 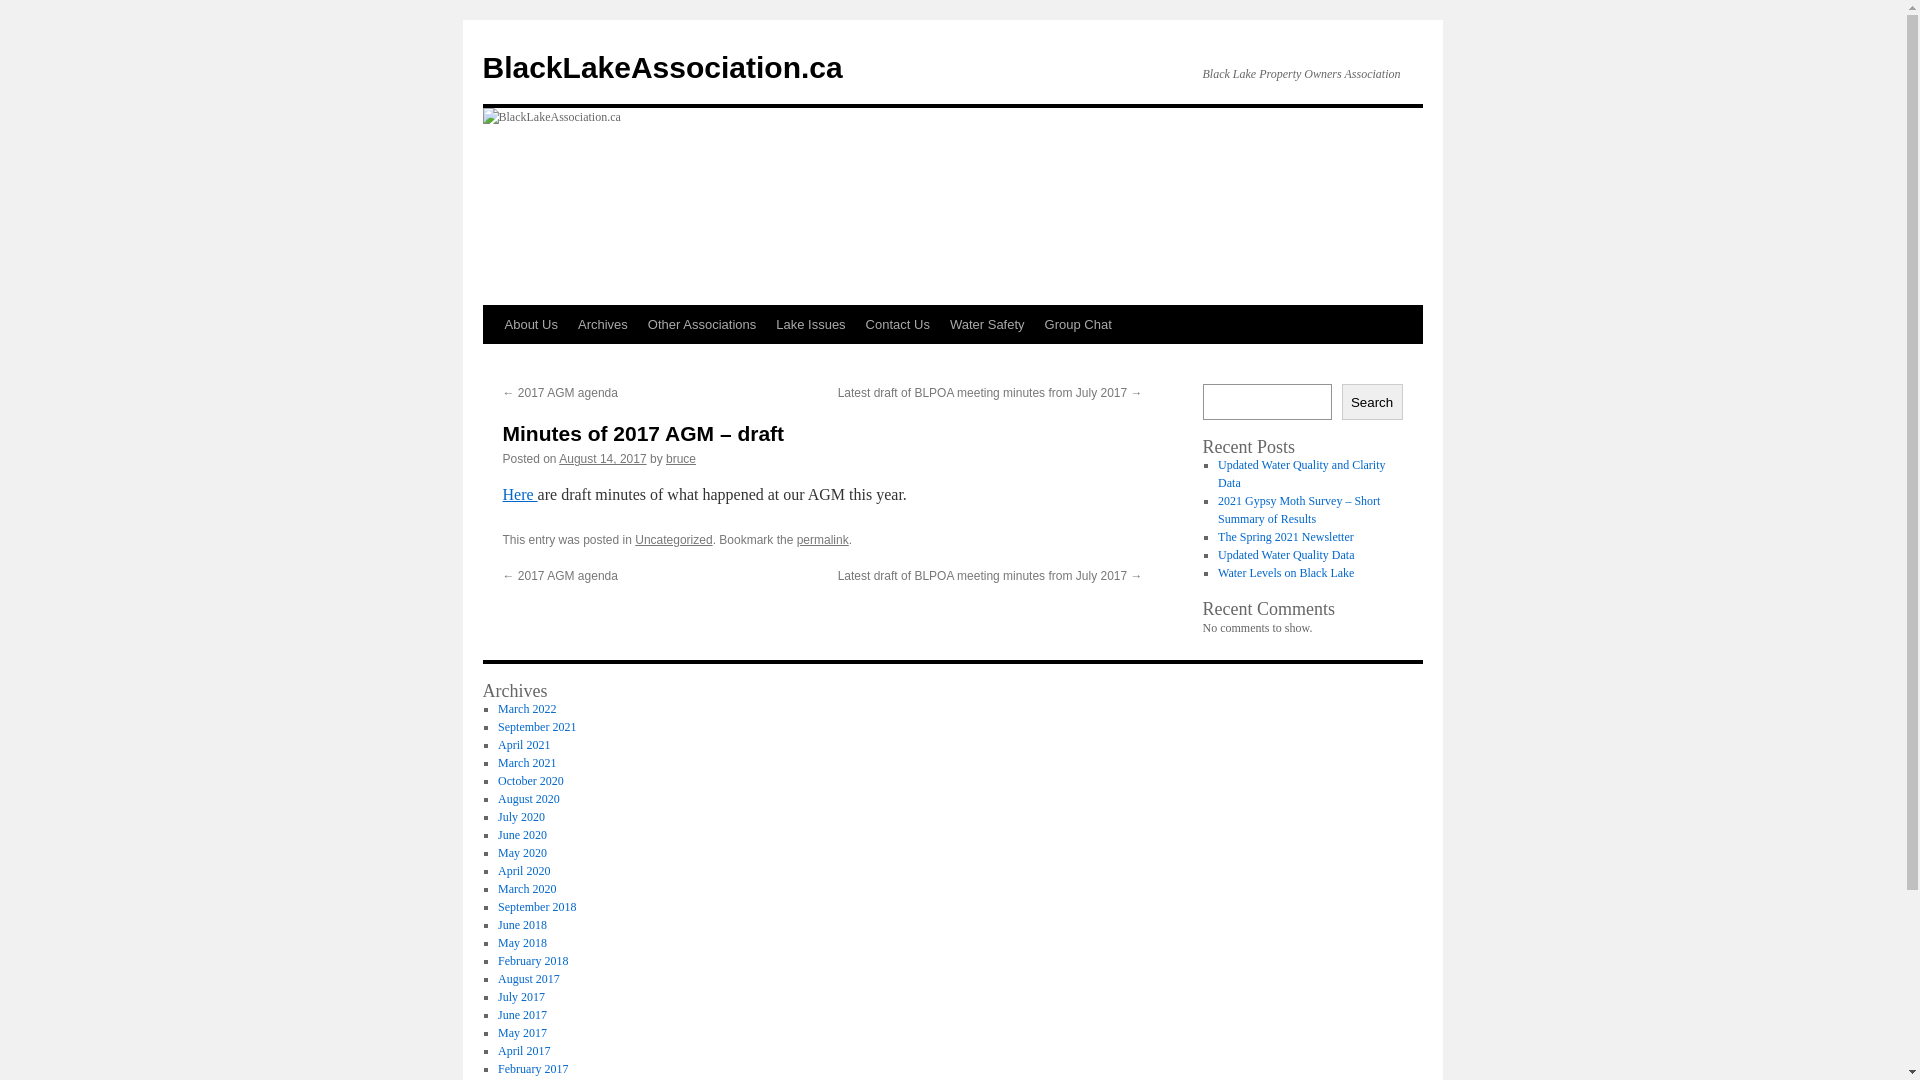 I want to click on 'June 2018', so click(x=522, y=925).